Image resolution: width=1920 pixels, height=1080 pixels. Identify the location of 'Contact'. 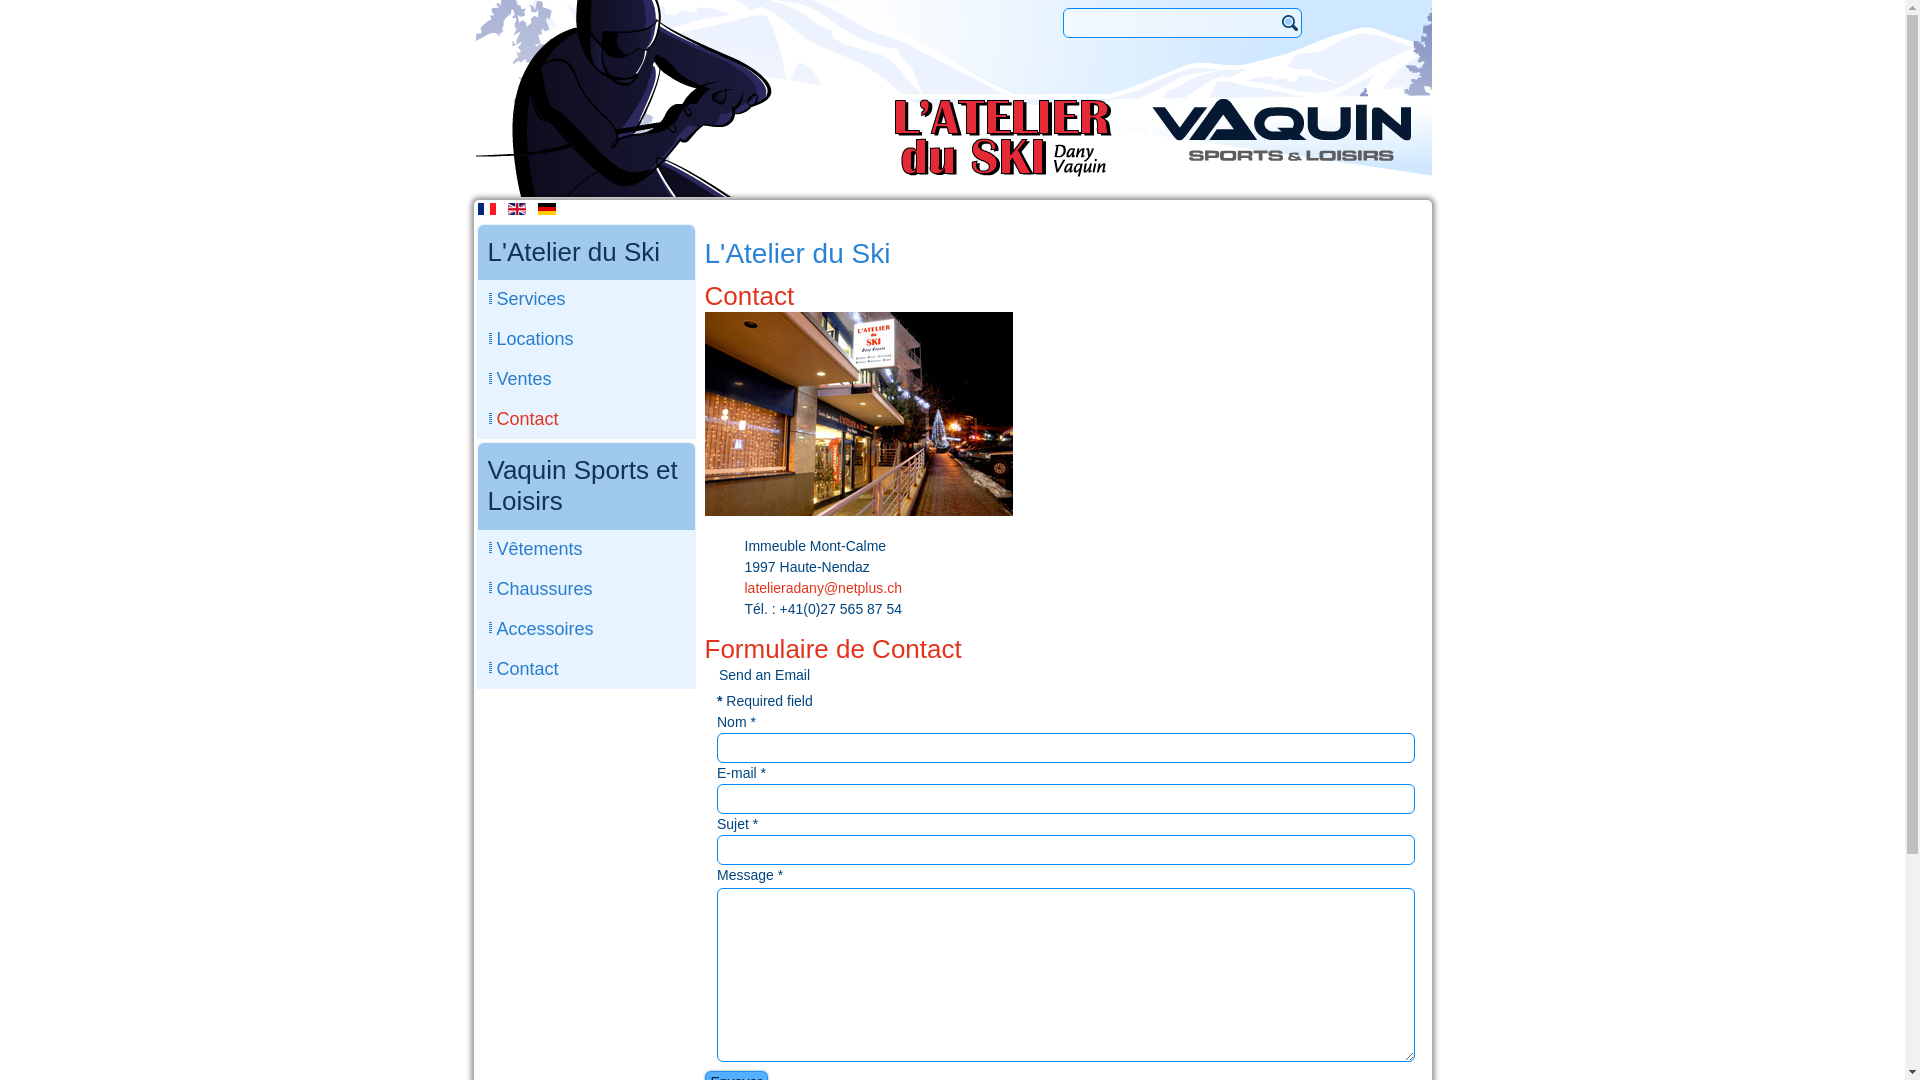
(477, 418).